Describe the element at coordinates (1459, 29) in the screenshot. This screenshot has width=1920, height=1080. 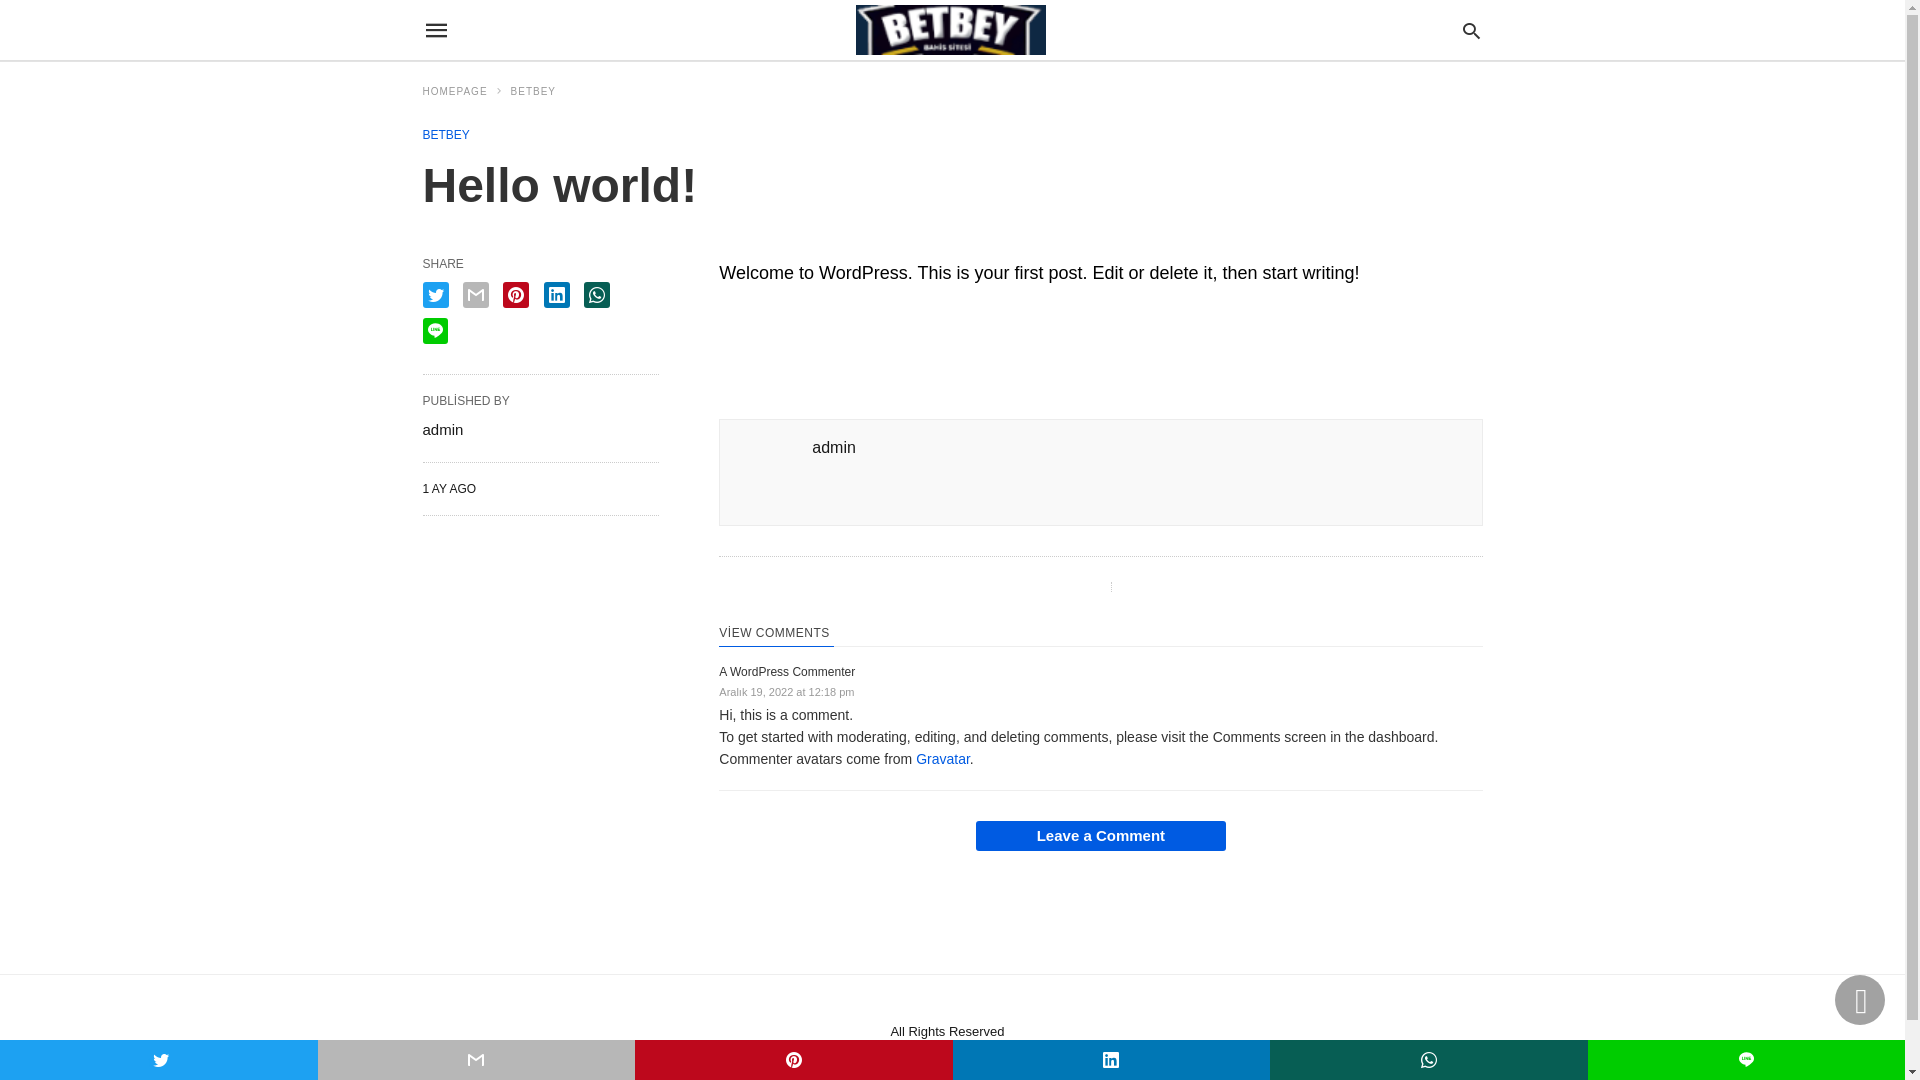
I see `'search'` at that location.